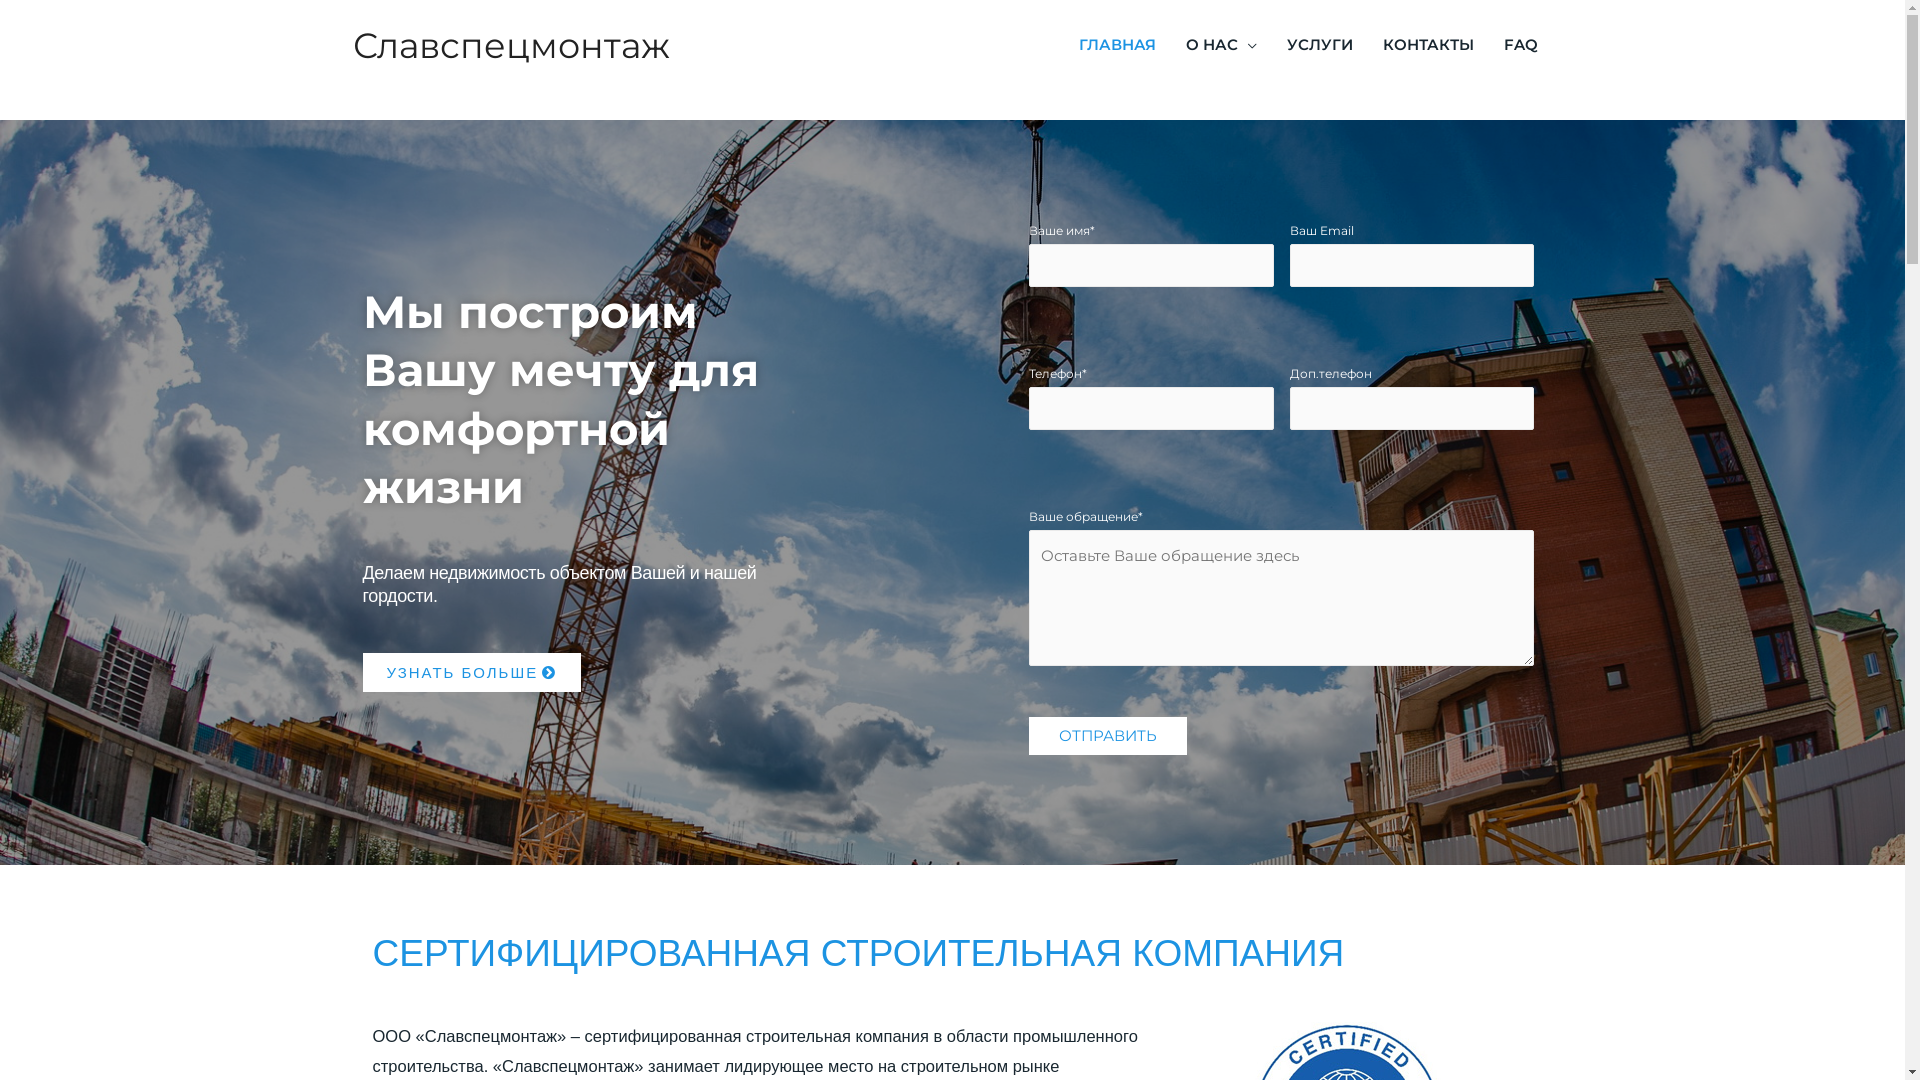 This screenshot has width=1920, height=1080. What do you see at coordinates (1520, 45) in the screenshot?
I see `'FAQ'` at bounding box center [1520, 45].